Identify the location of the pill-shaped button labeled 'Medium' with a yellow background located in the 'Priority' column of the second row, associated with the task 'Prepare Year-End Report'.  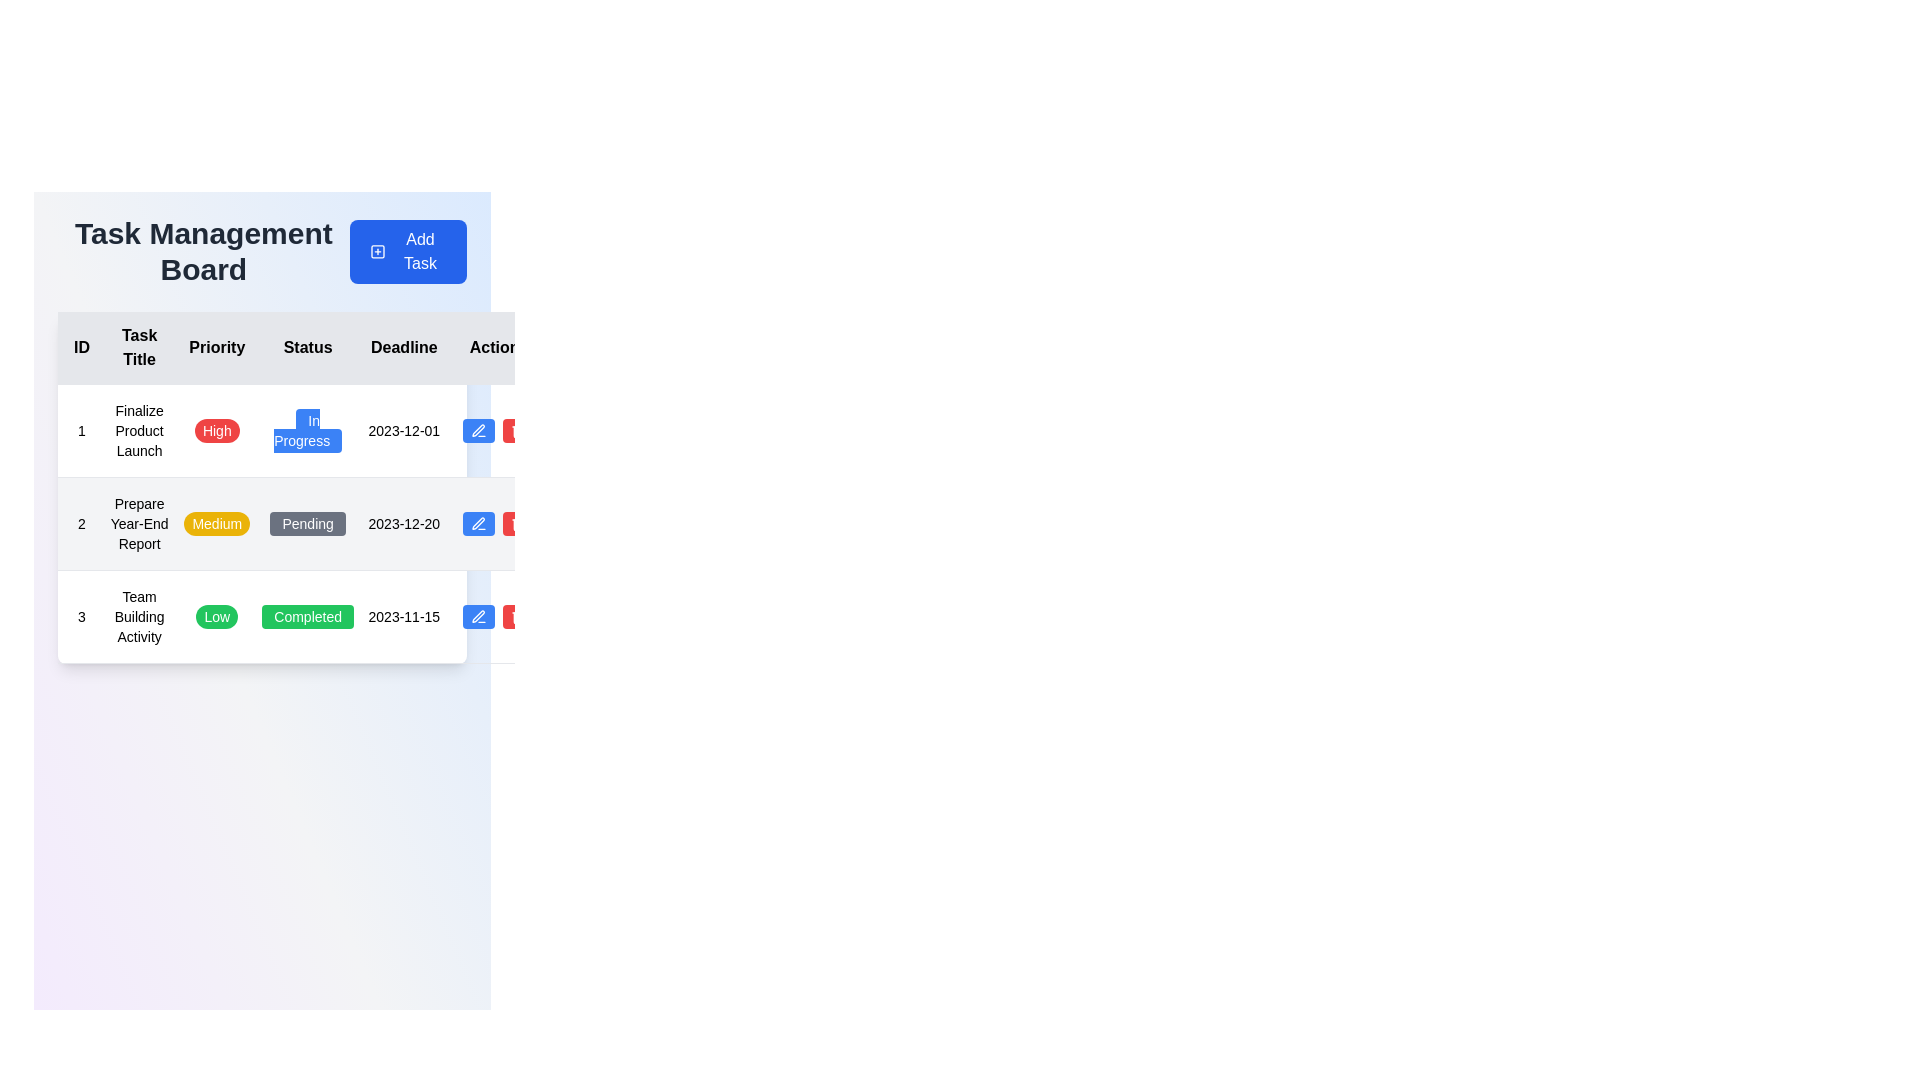
(217, 523).